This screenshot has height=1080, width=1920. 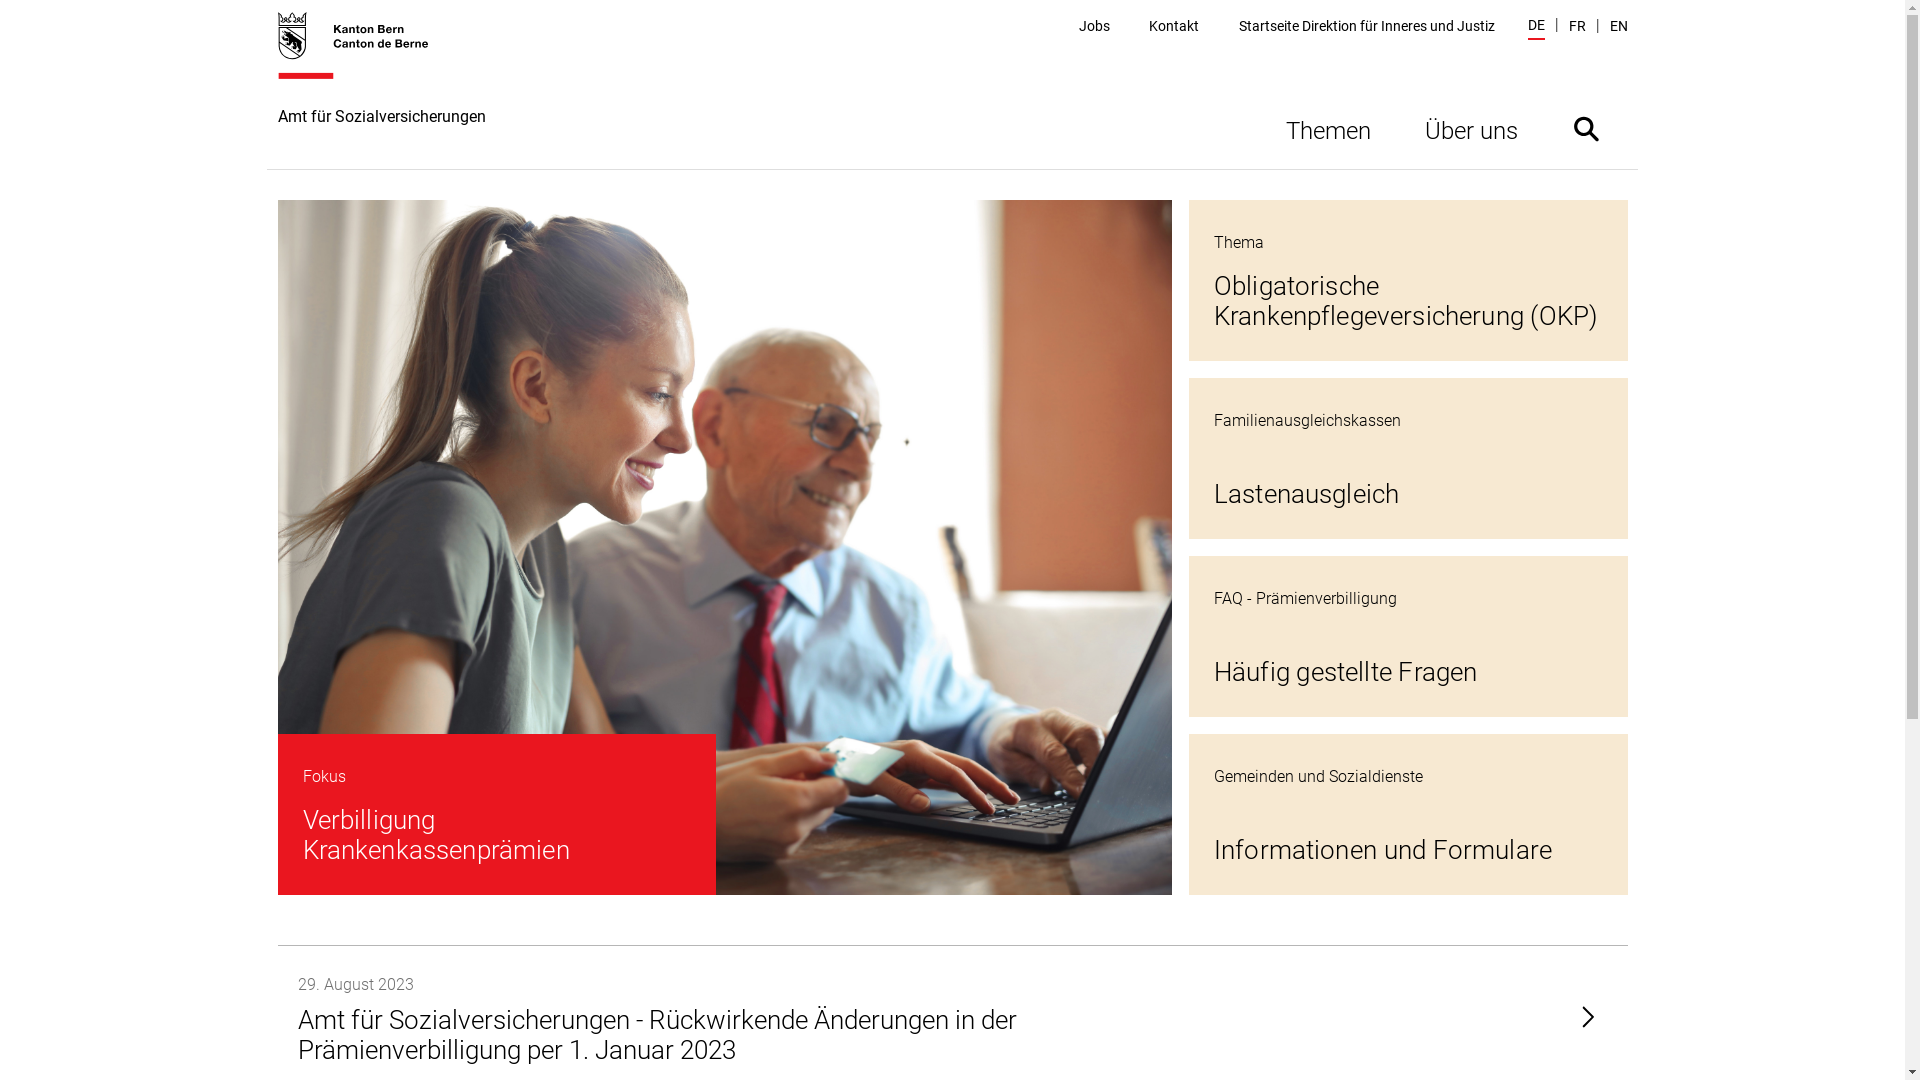 I want to click on 'FR', so click(x=1575, y=26).